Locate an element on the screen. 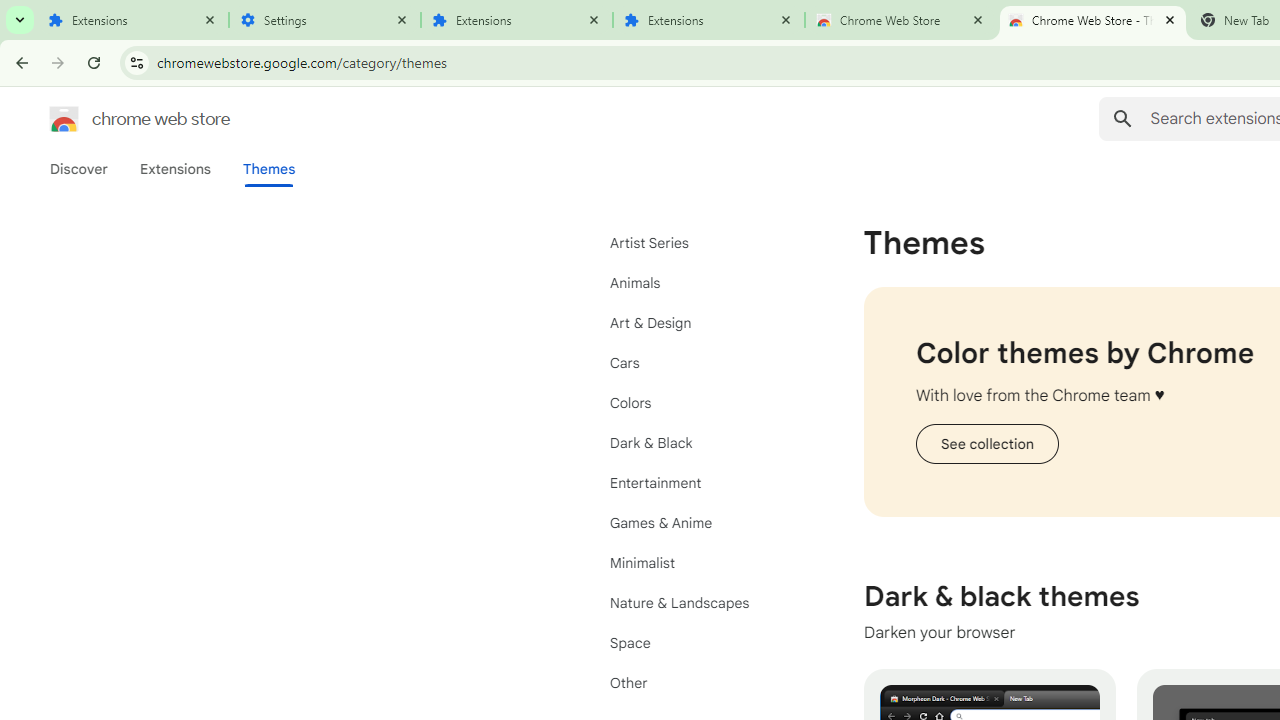 This screenshot has height=720, width=1280. 'Discover' is located at coordinates (79, 168).